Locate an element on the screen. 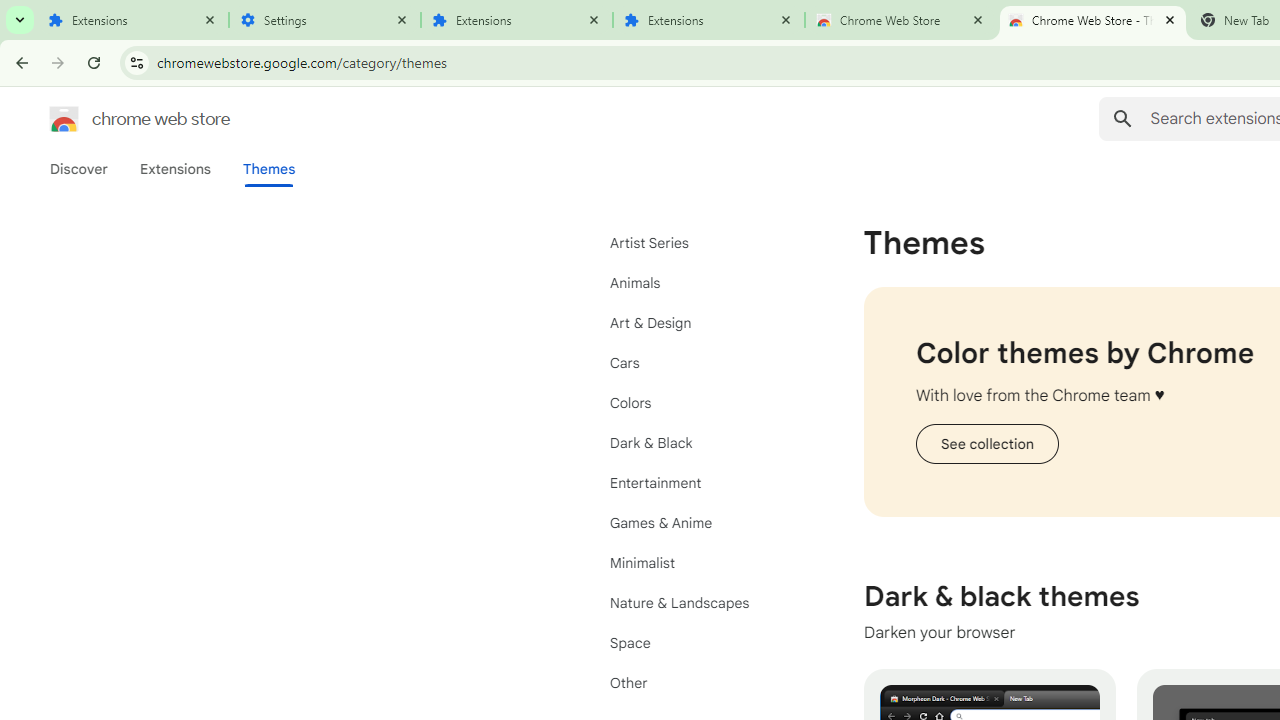 This screenshot has height=720, width=1280. 'Discover' is located at coordinates (79, 168).